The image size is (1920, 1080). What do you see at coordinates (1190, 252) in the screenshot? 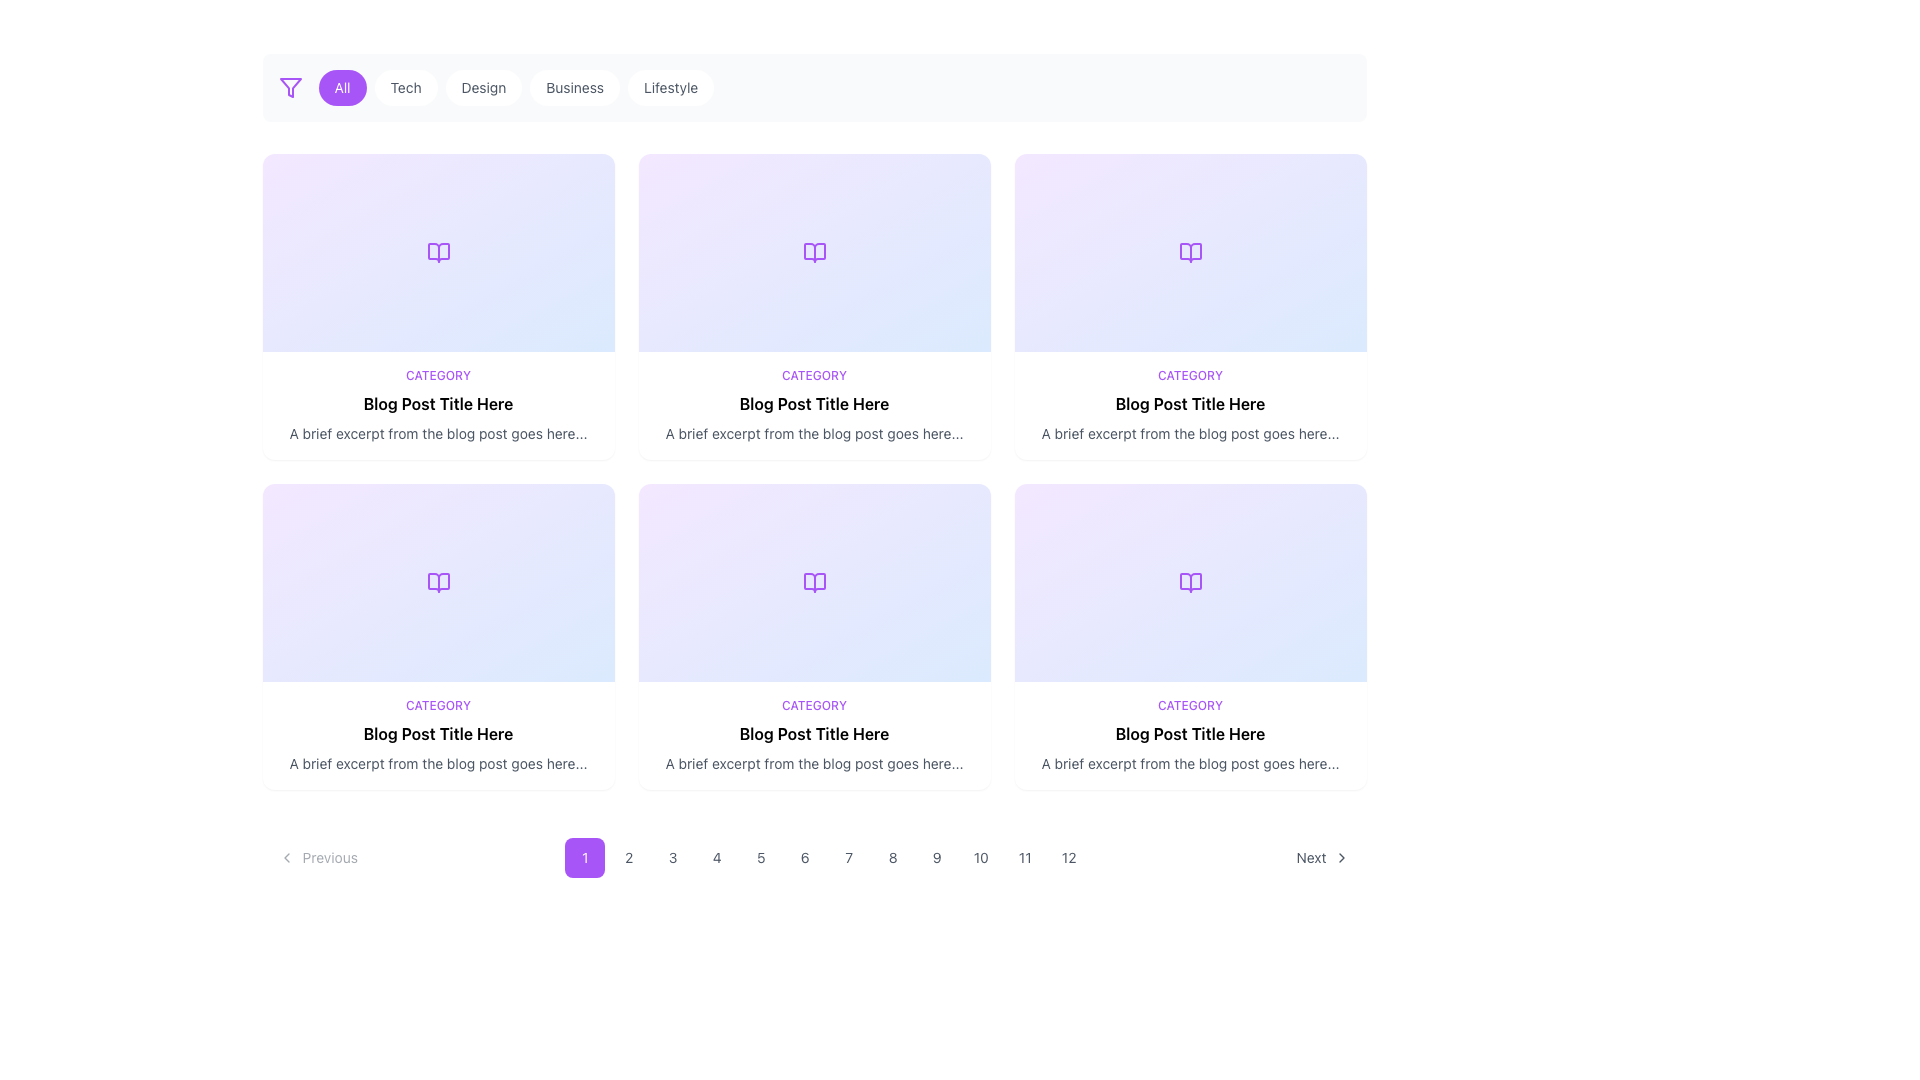
I see `the icon located in the third card of the first row in the displayed grid of cards` at bounding box center [1190, 252].